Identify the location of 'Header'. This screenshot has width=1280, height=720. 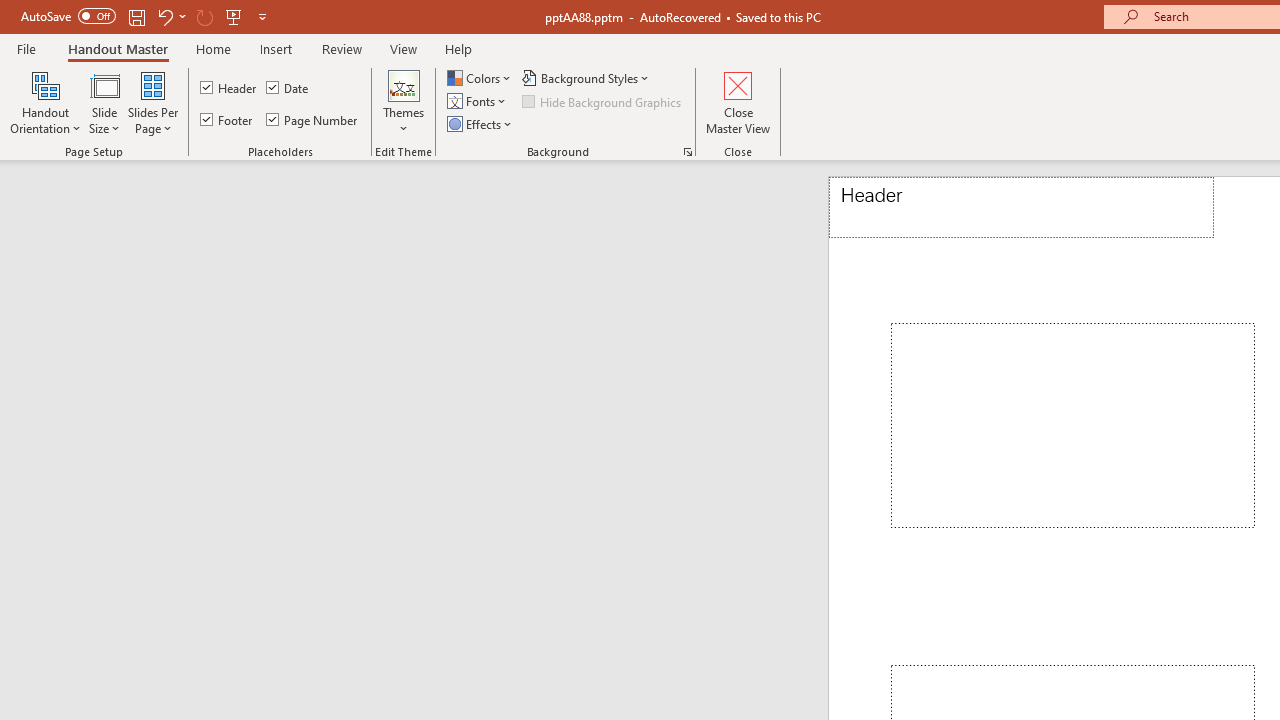
(1021, 207).